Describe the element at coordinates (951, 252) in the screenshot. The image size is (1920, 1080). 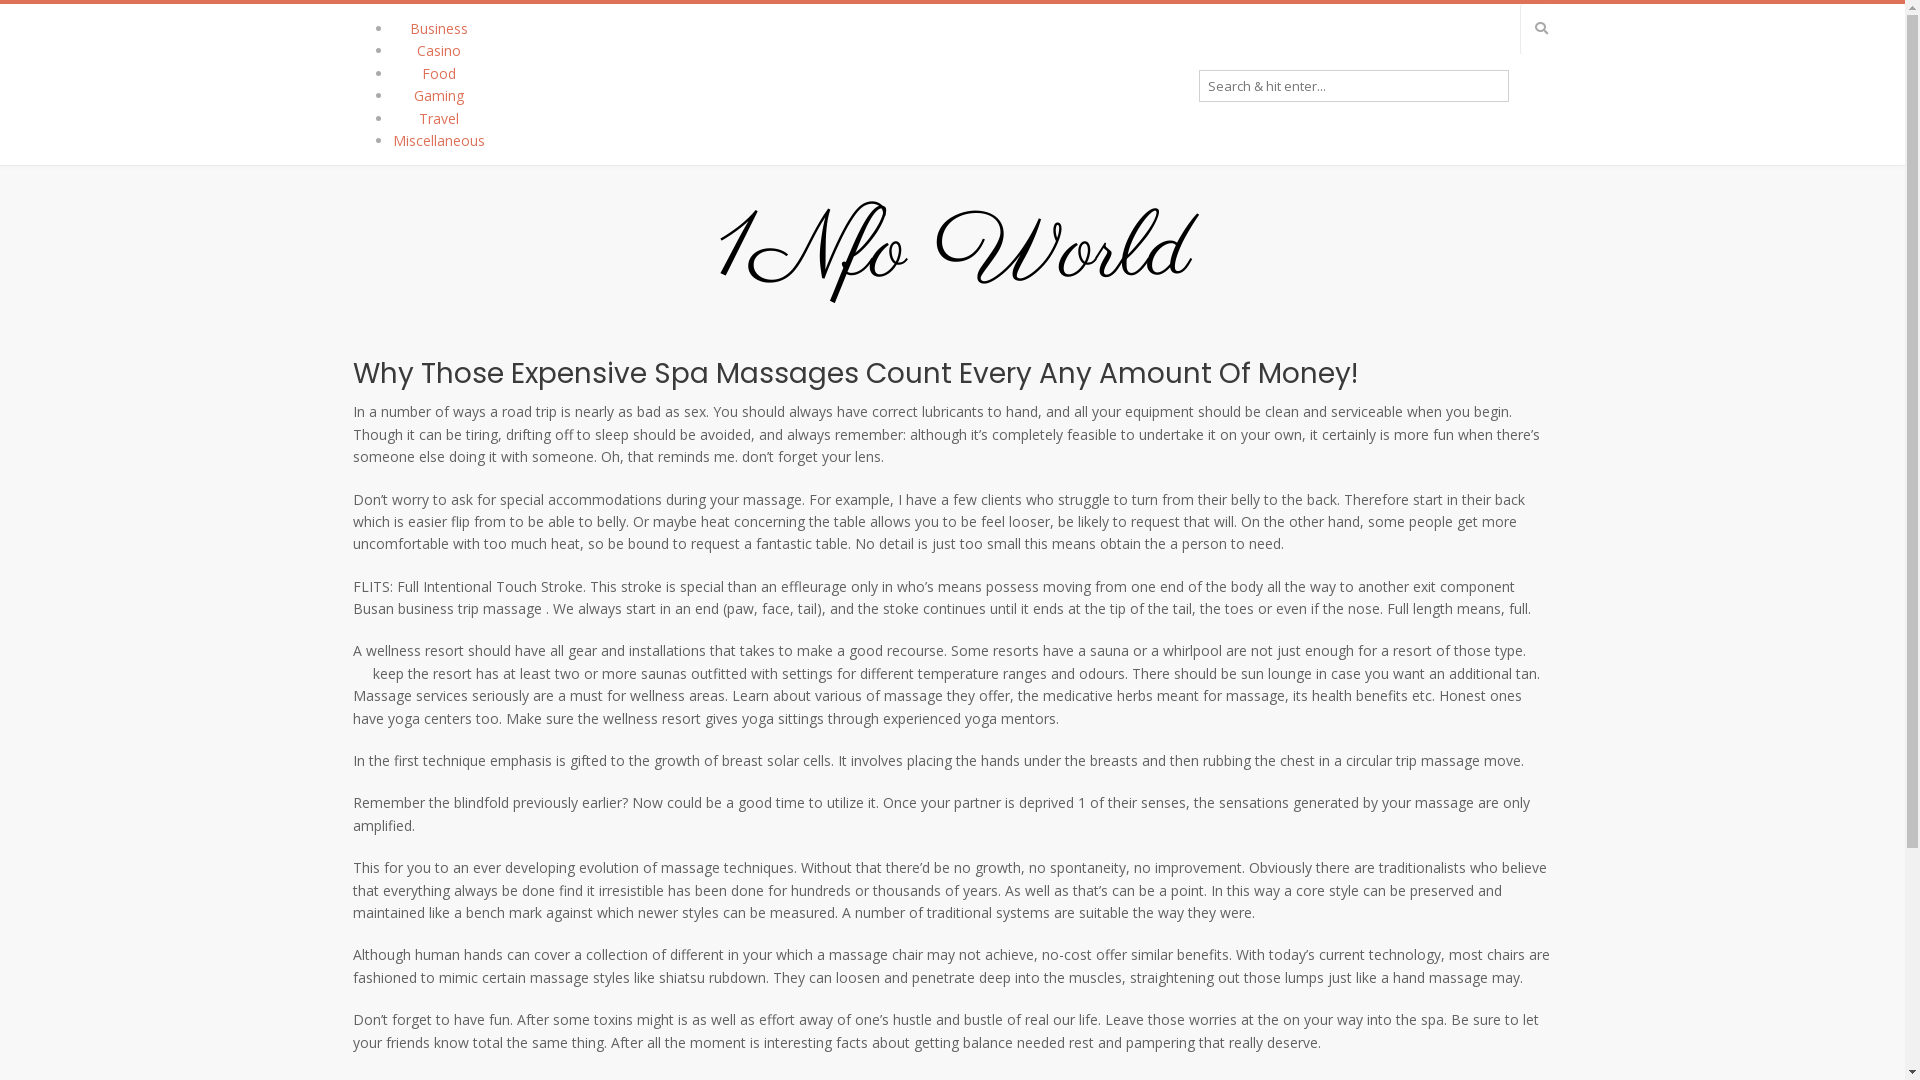
I see `'1Nfo World'` at that location.